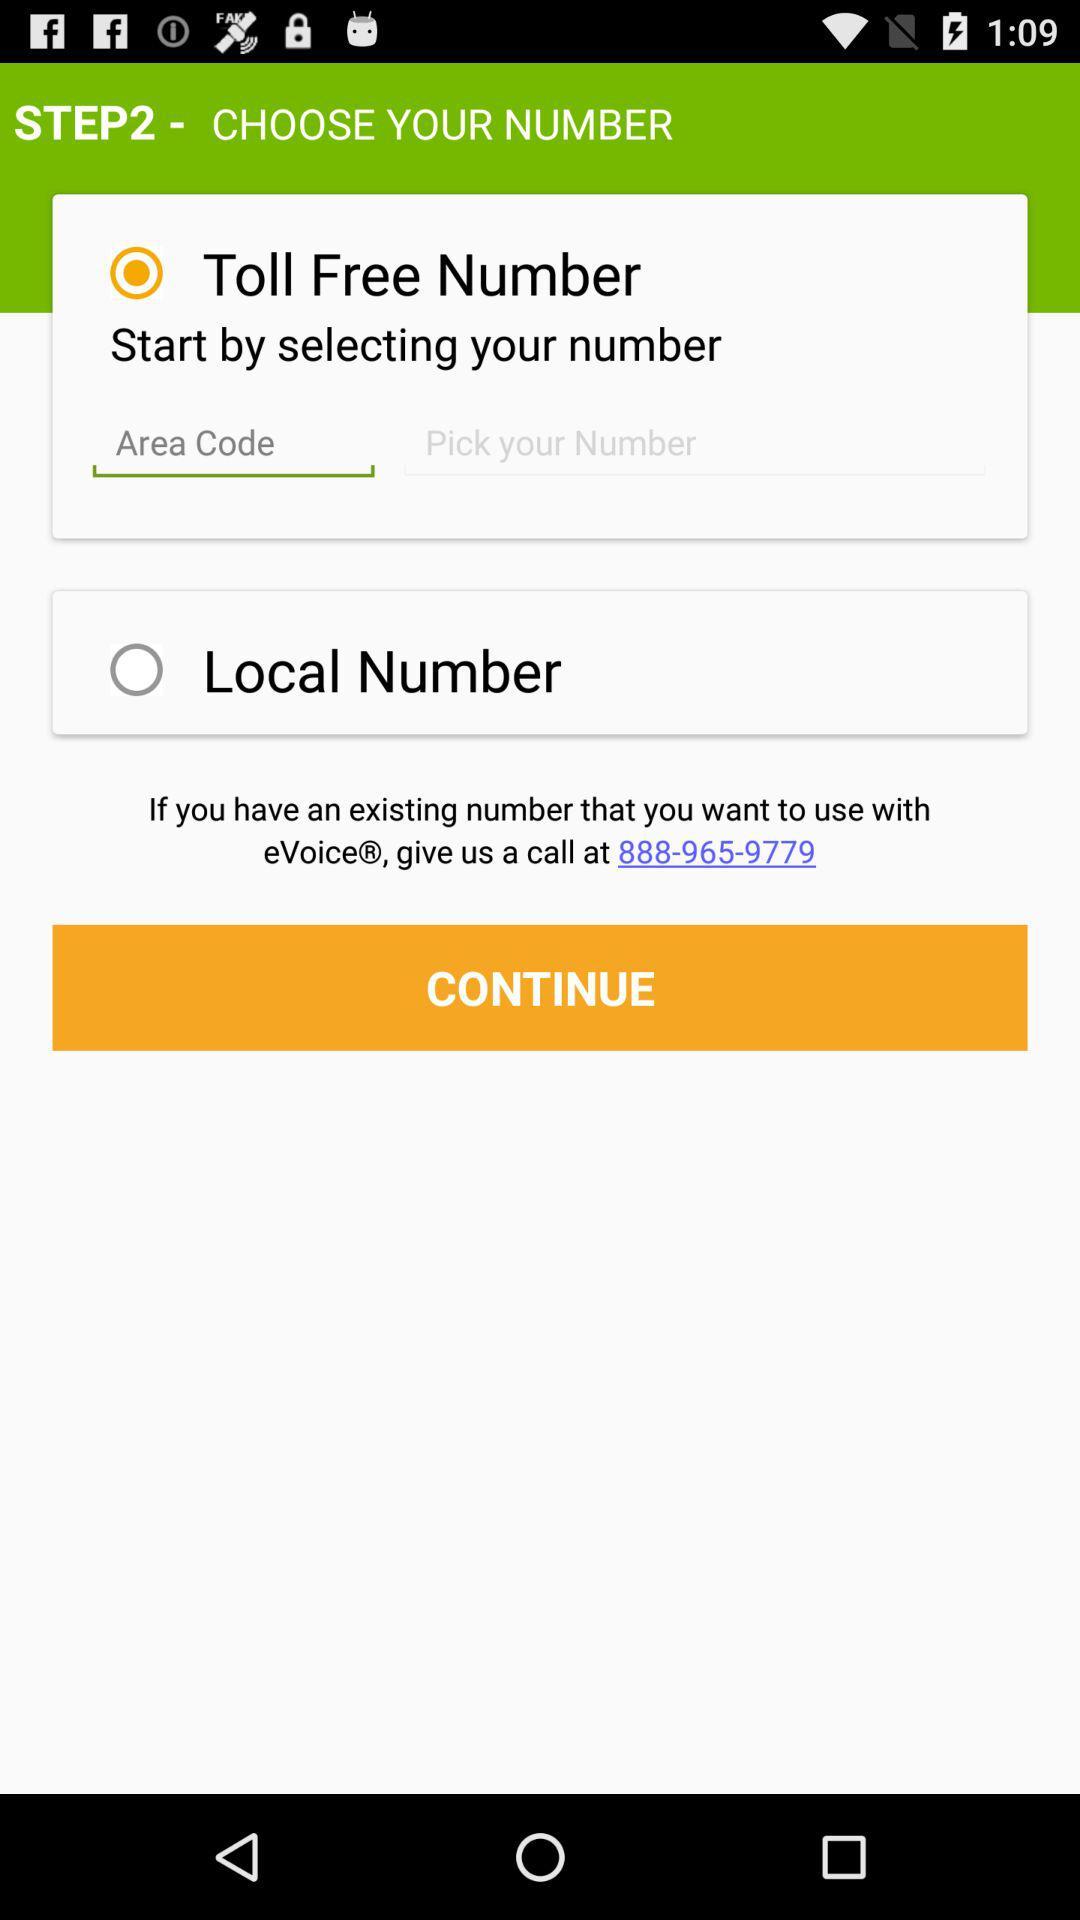 The image size is (1080, 1920). What do you see at coordinates (538, 850) in the screenshot?
I see `icon above continue button` at bounding box center [538, 850].